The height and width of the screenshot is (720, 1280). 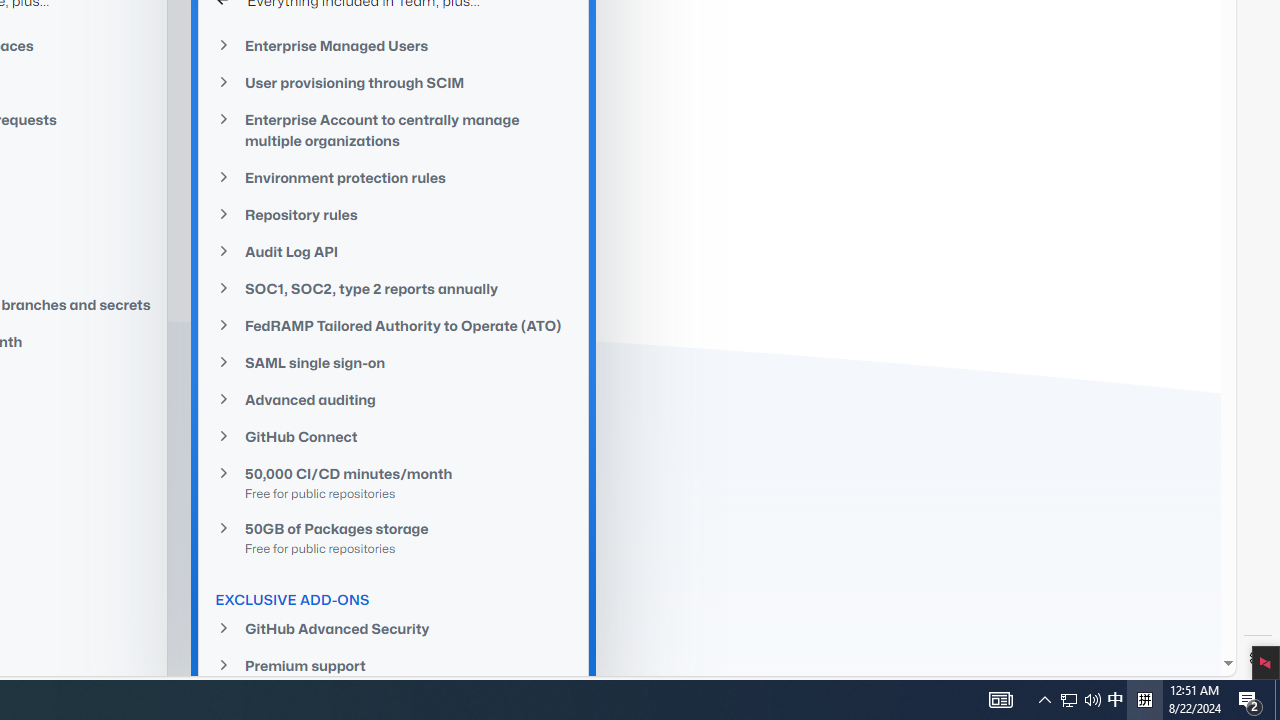 What do you see at coordinates (394, 666) in the screenshot?
I see `'Premium support'` at bounding box center [394, 666].